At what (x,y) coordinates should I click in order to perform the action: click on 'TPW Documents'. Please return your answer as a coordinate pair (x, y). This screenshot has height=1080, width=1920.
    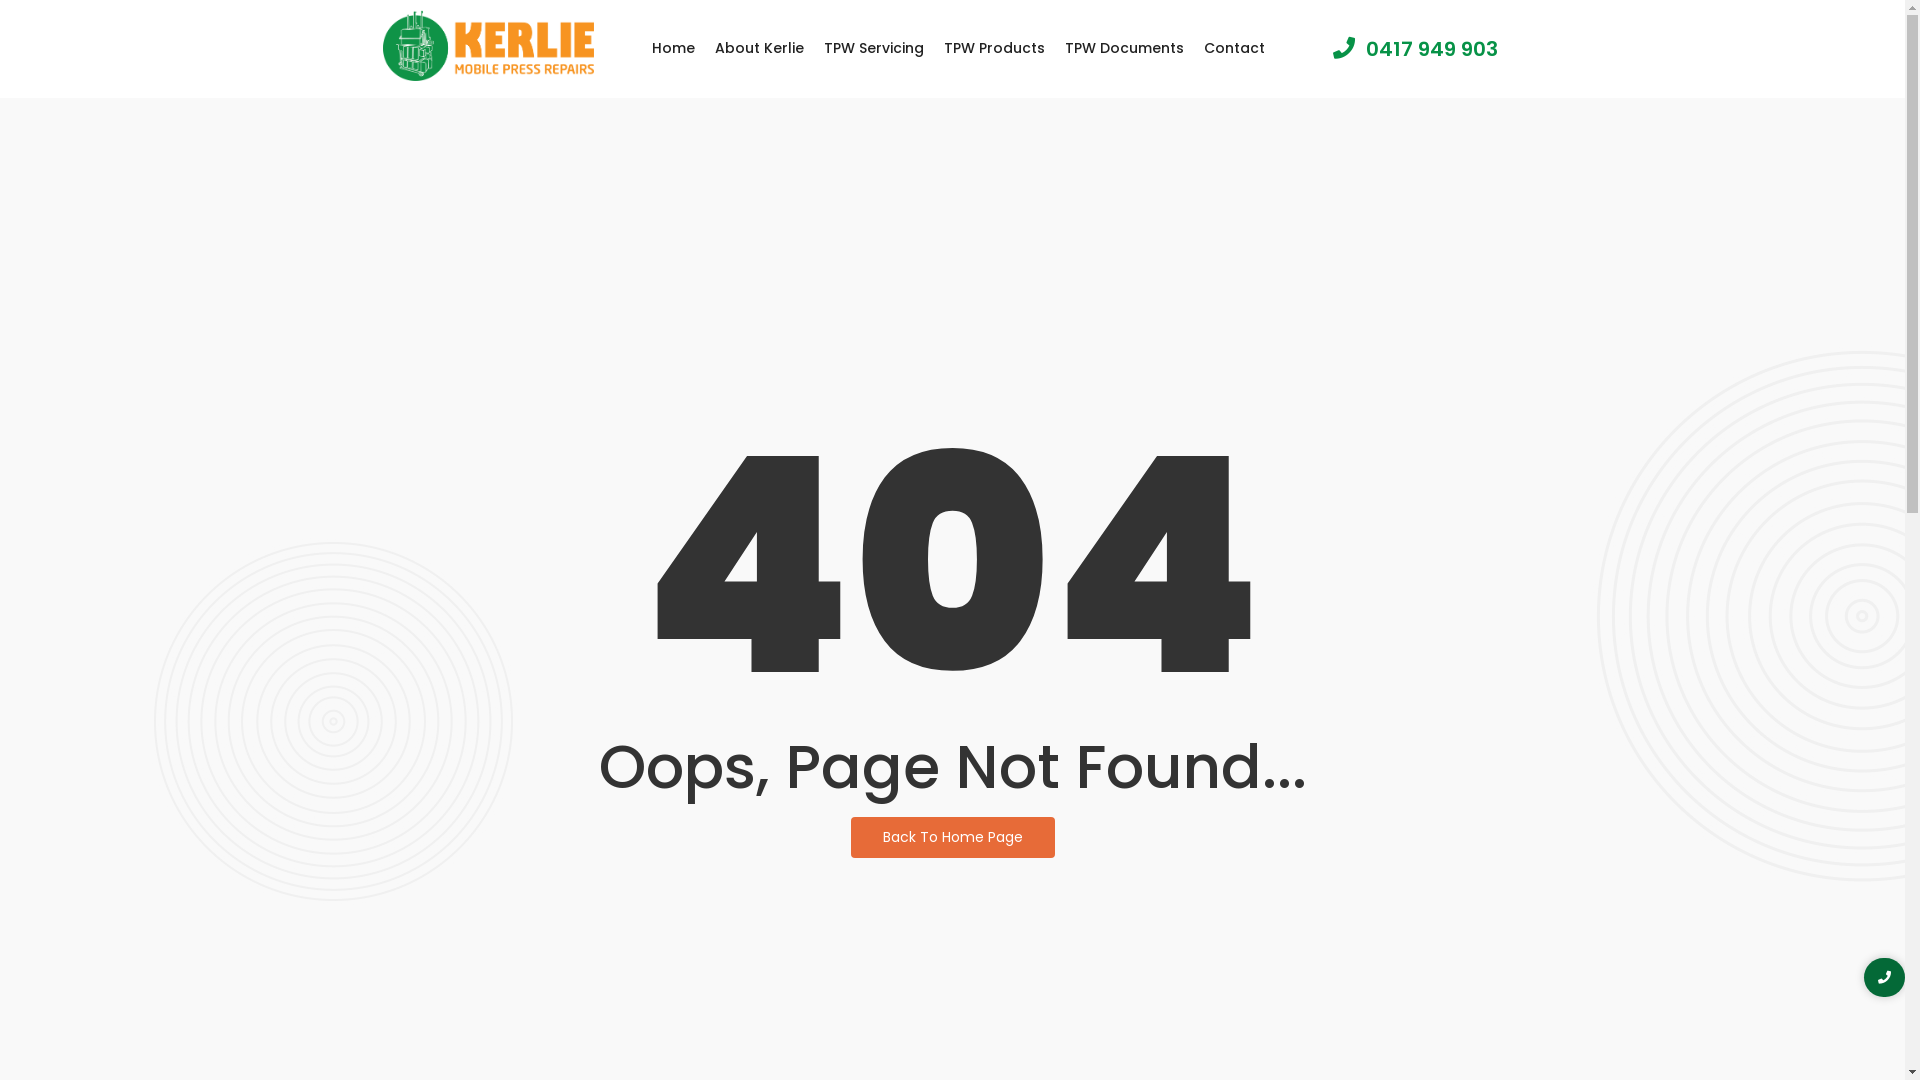
    Looking at the image, I should click on (1124, 47).